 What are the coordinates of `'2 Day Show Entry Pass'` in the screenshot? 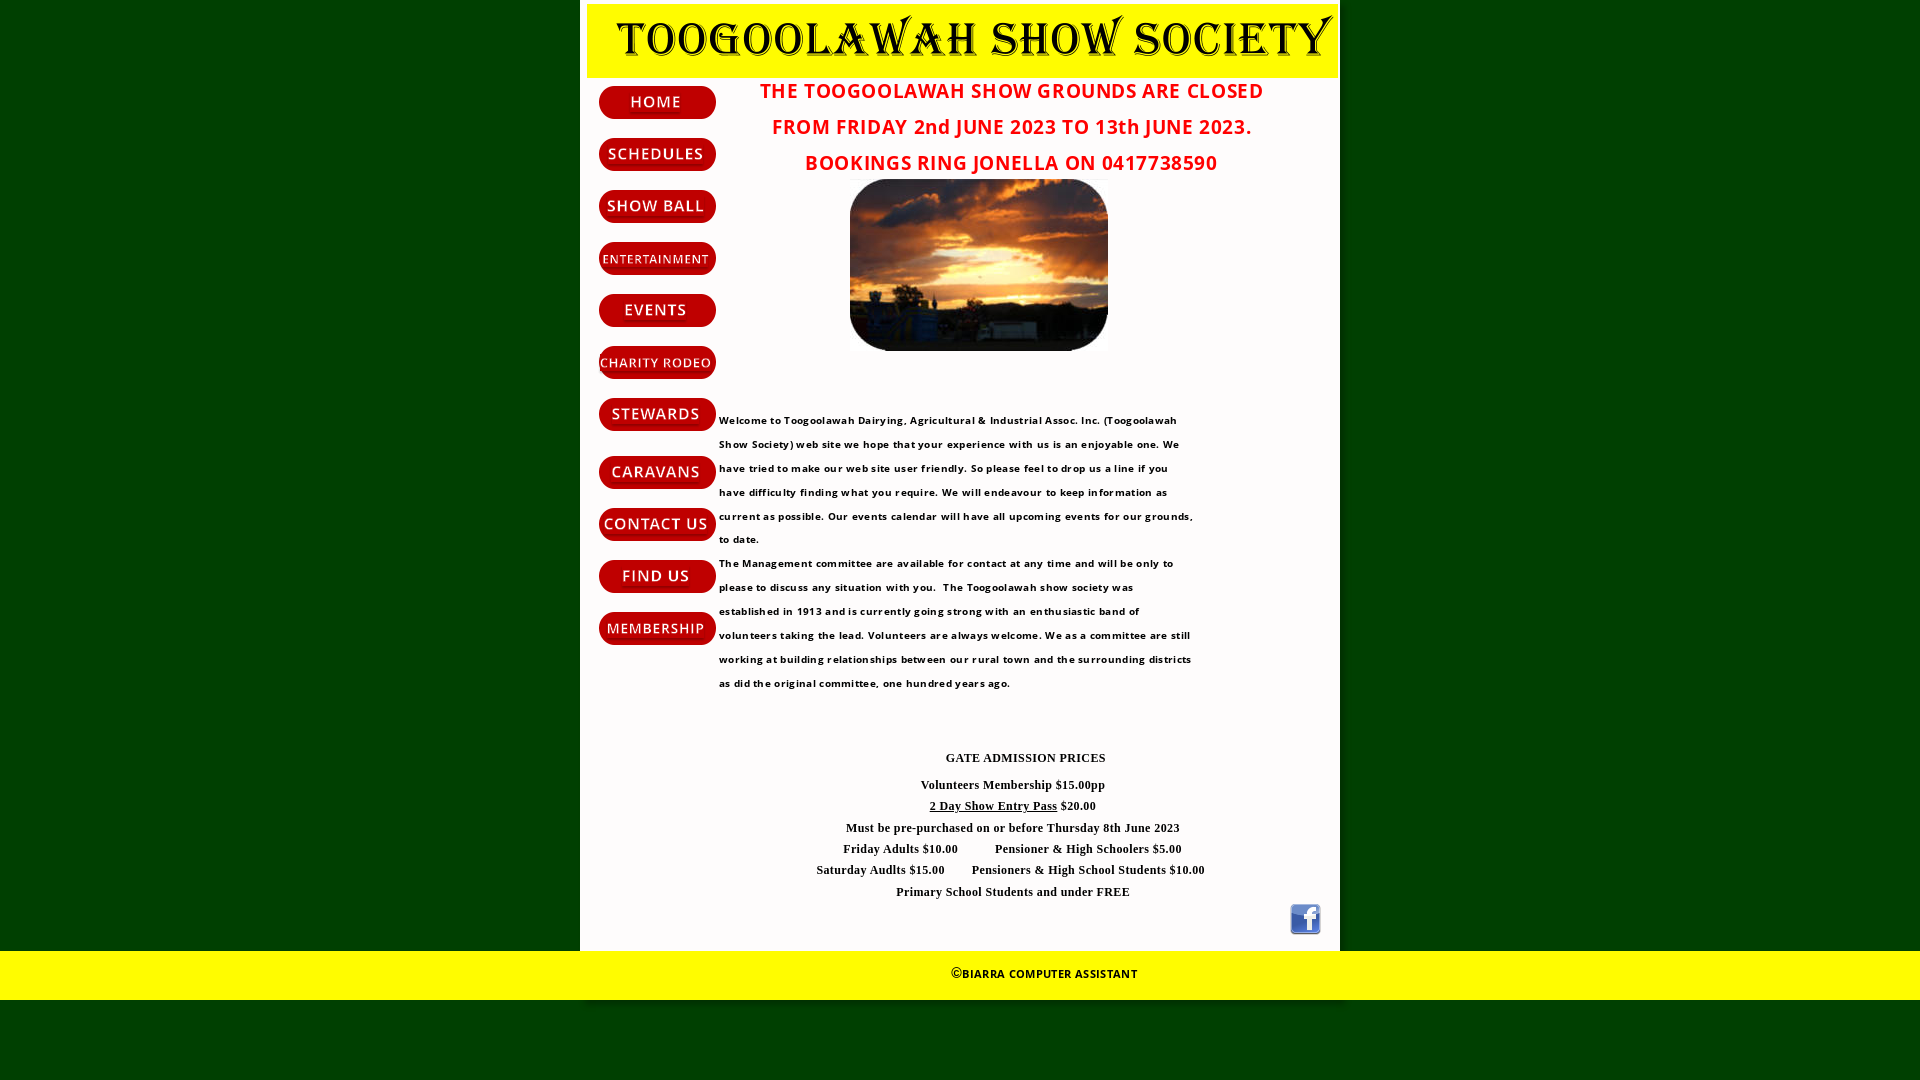 It's located at (993, 805).